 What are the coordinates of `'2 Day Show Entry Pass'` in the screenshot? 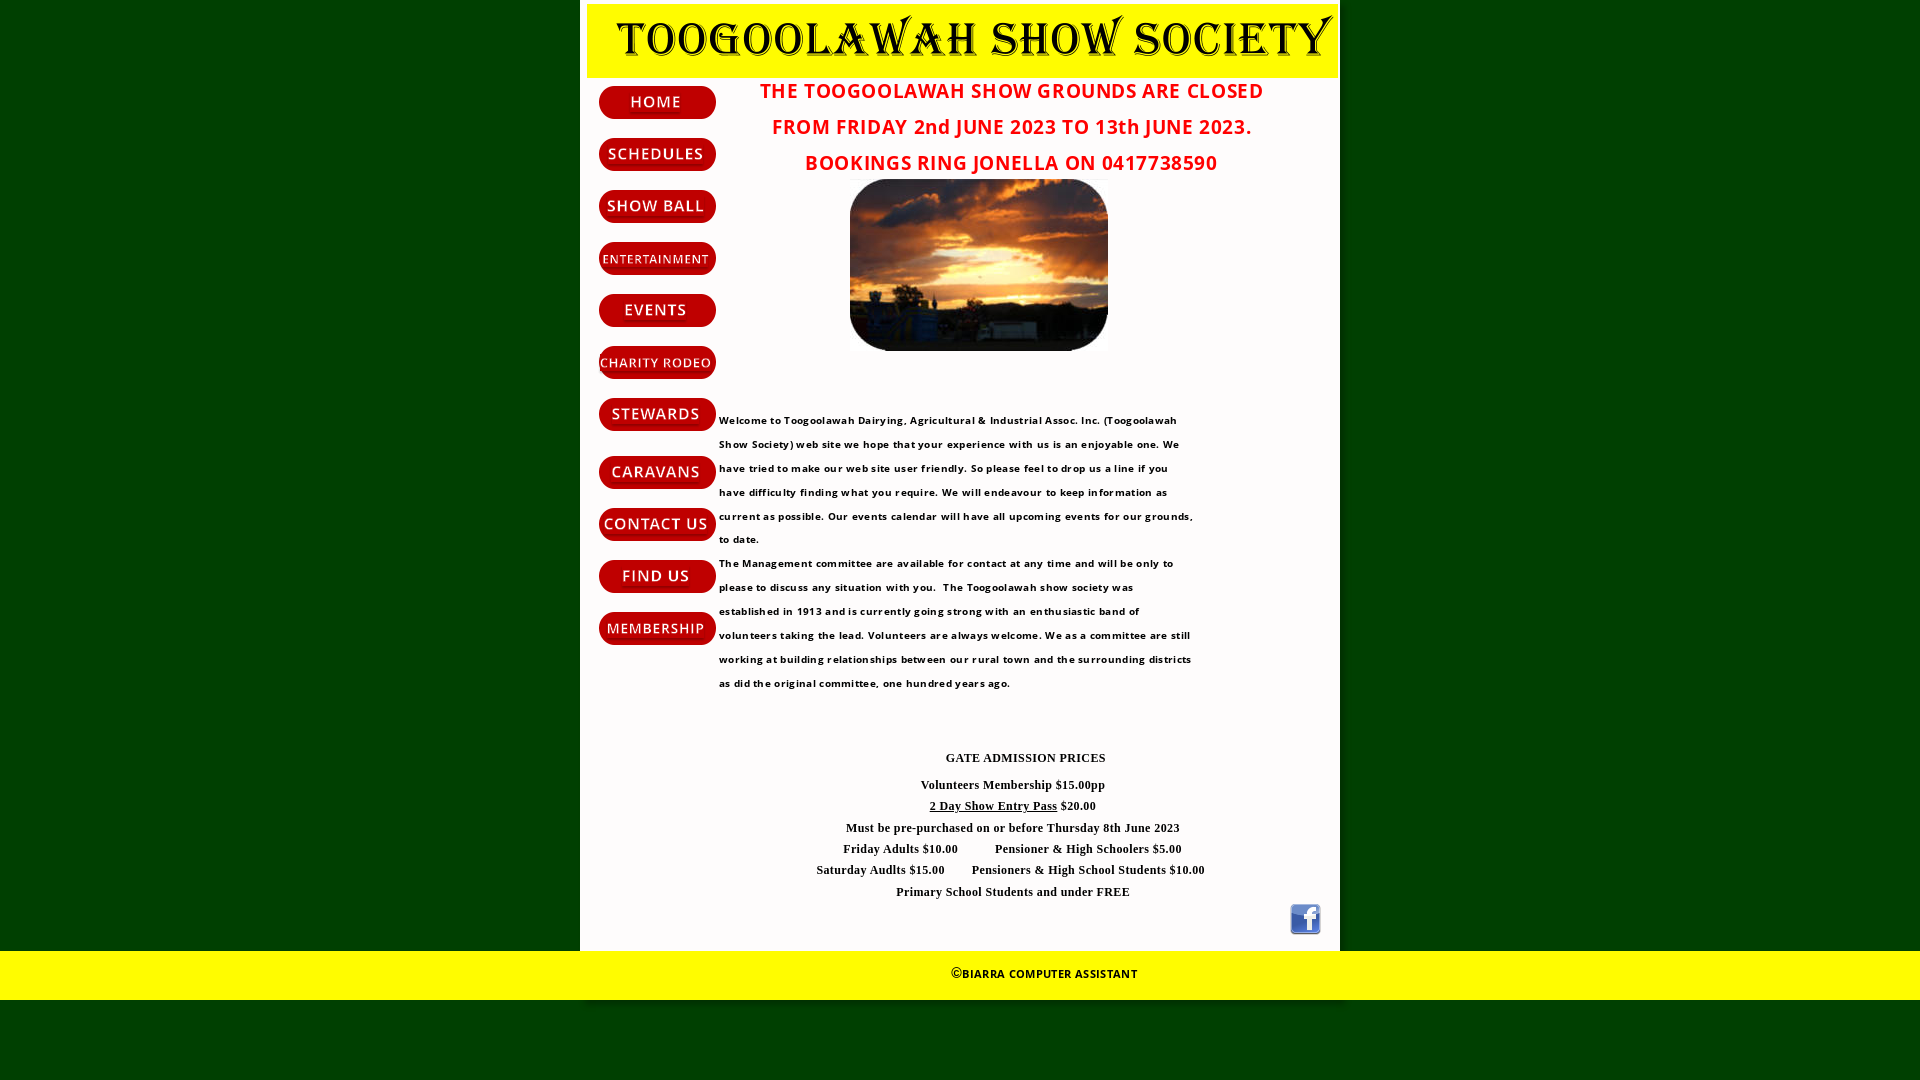 It's located at (993, 805).